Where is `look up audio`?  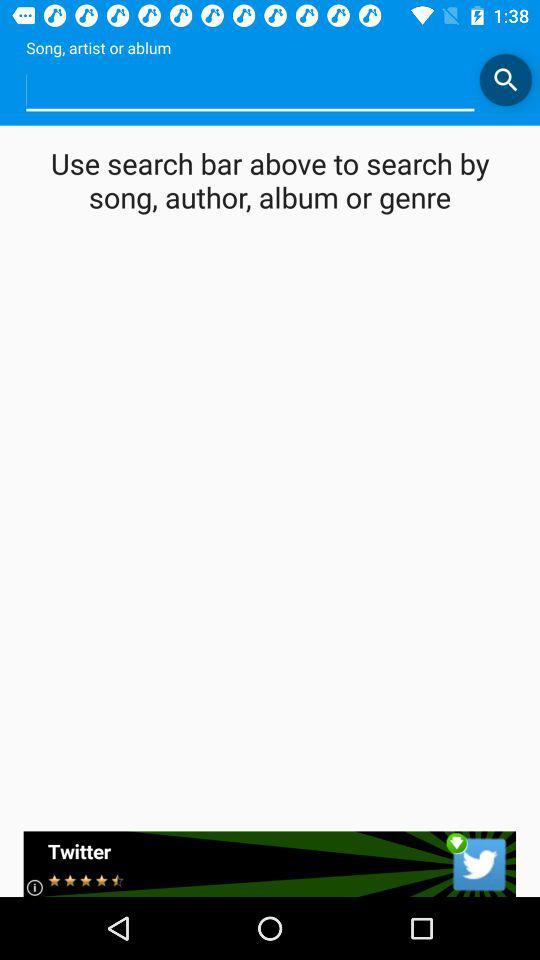
look up audio is located at coordinates (250, 90).